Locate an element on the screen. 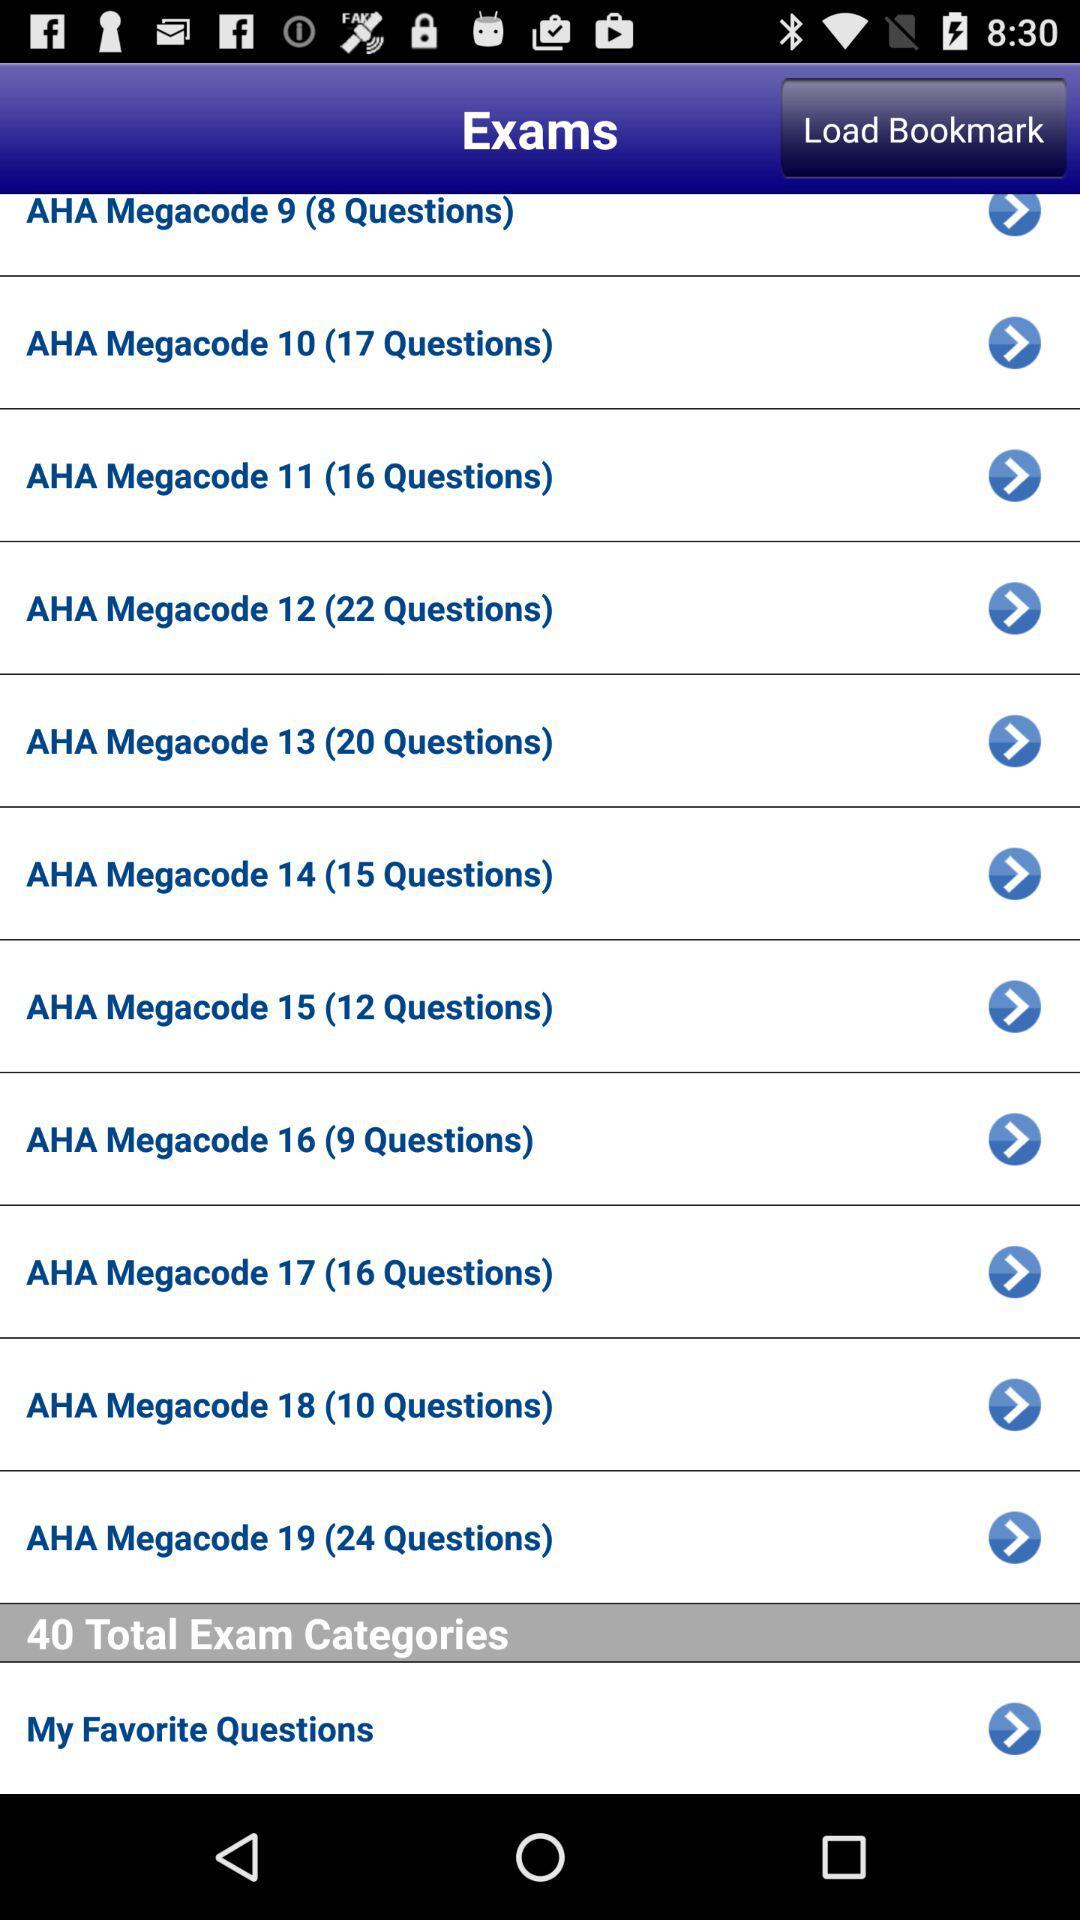 The height and width of the screenshot is (1920, 1080). item below the 40 total exam app is located at coordinates (499, 1727).